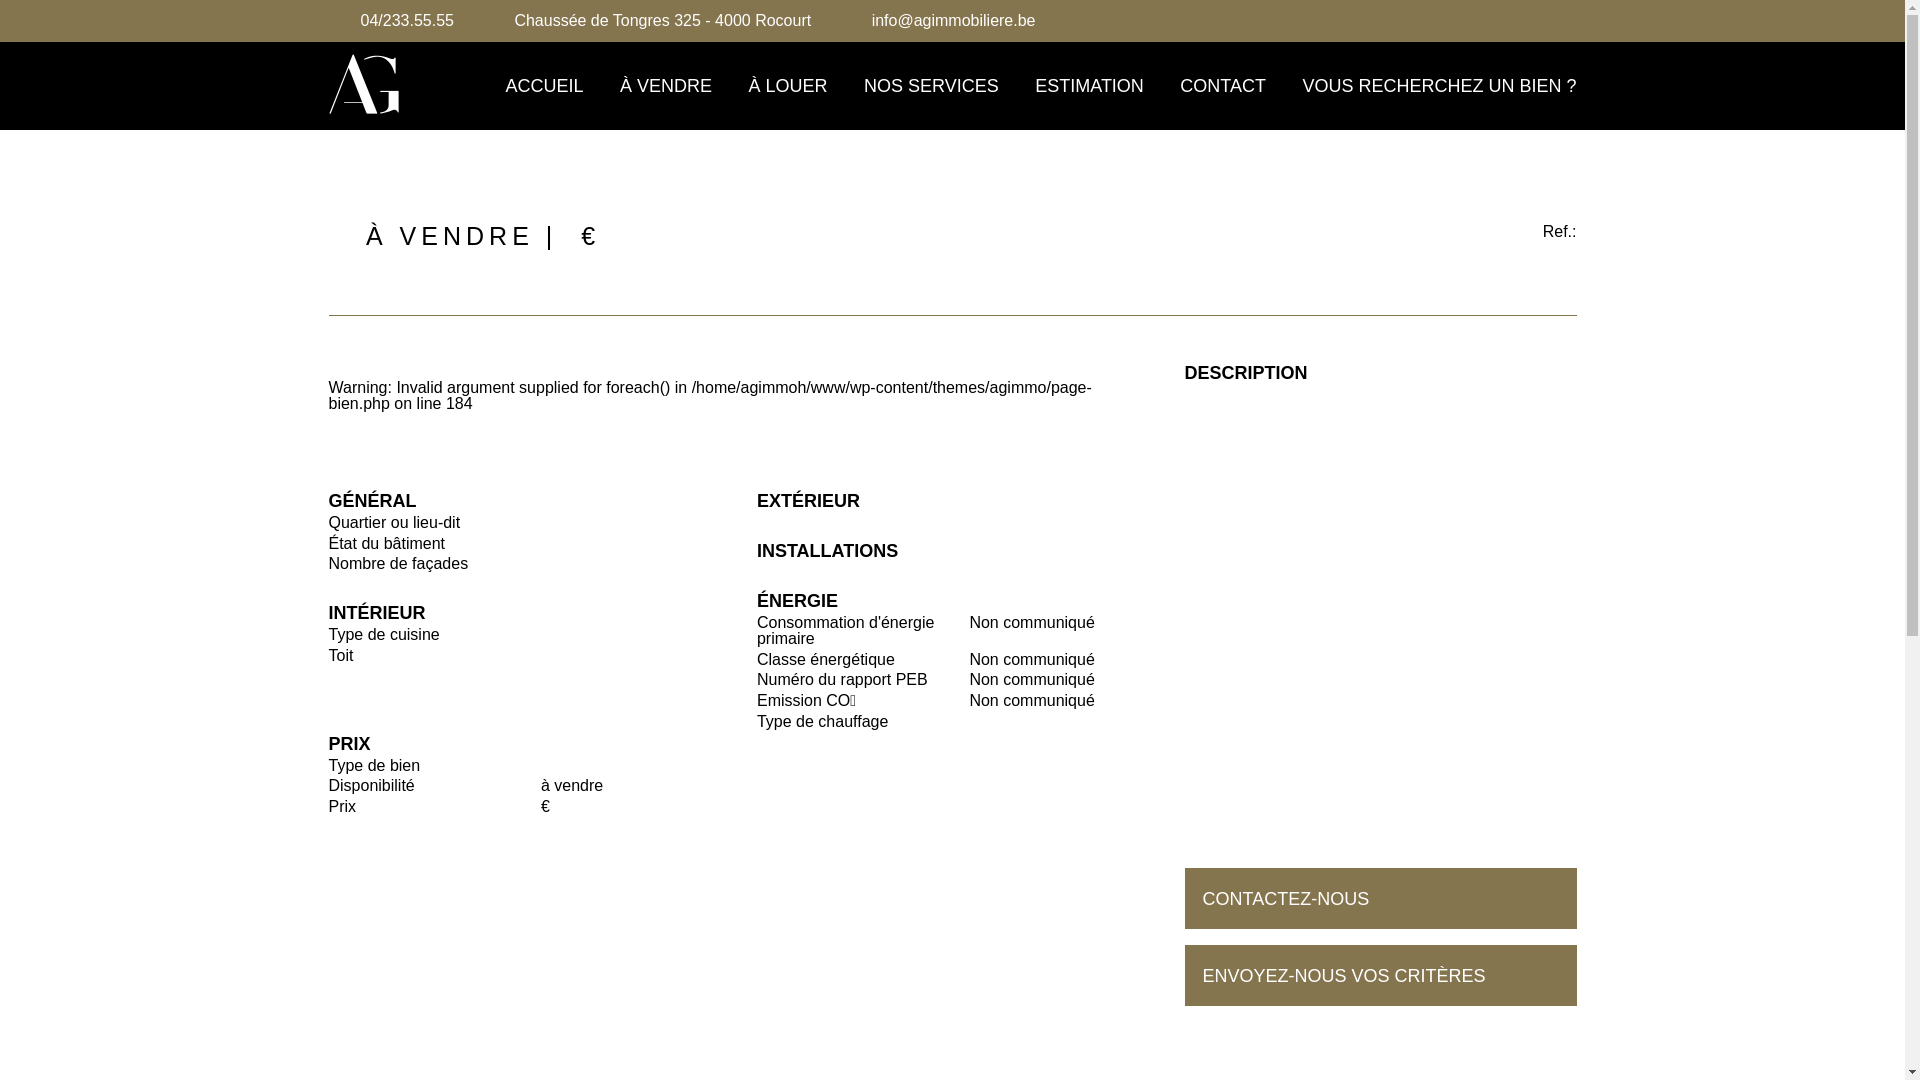 This screenshot has width=1920, height=1080. I want to click on '04/233.55.55', so click(405, 20).